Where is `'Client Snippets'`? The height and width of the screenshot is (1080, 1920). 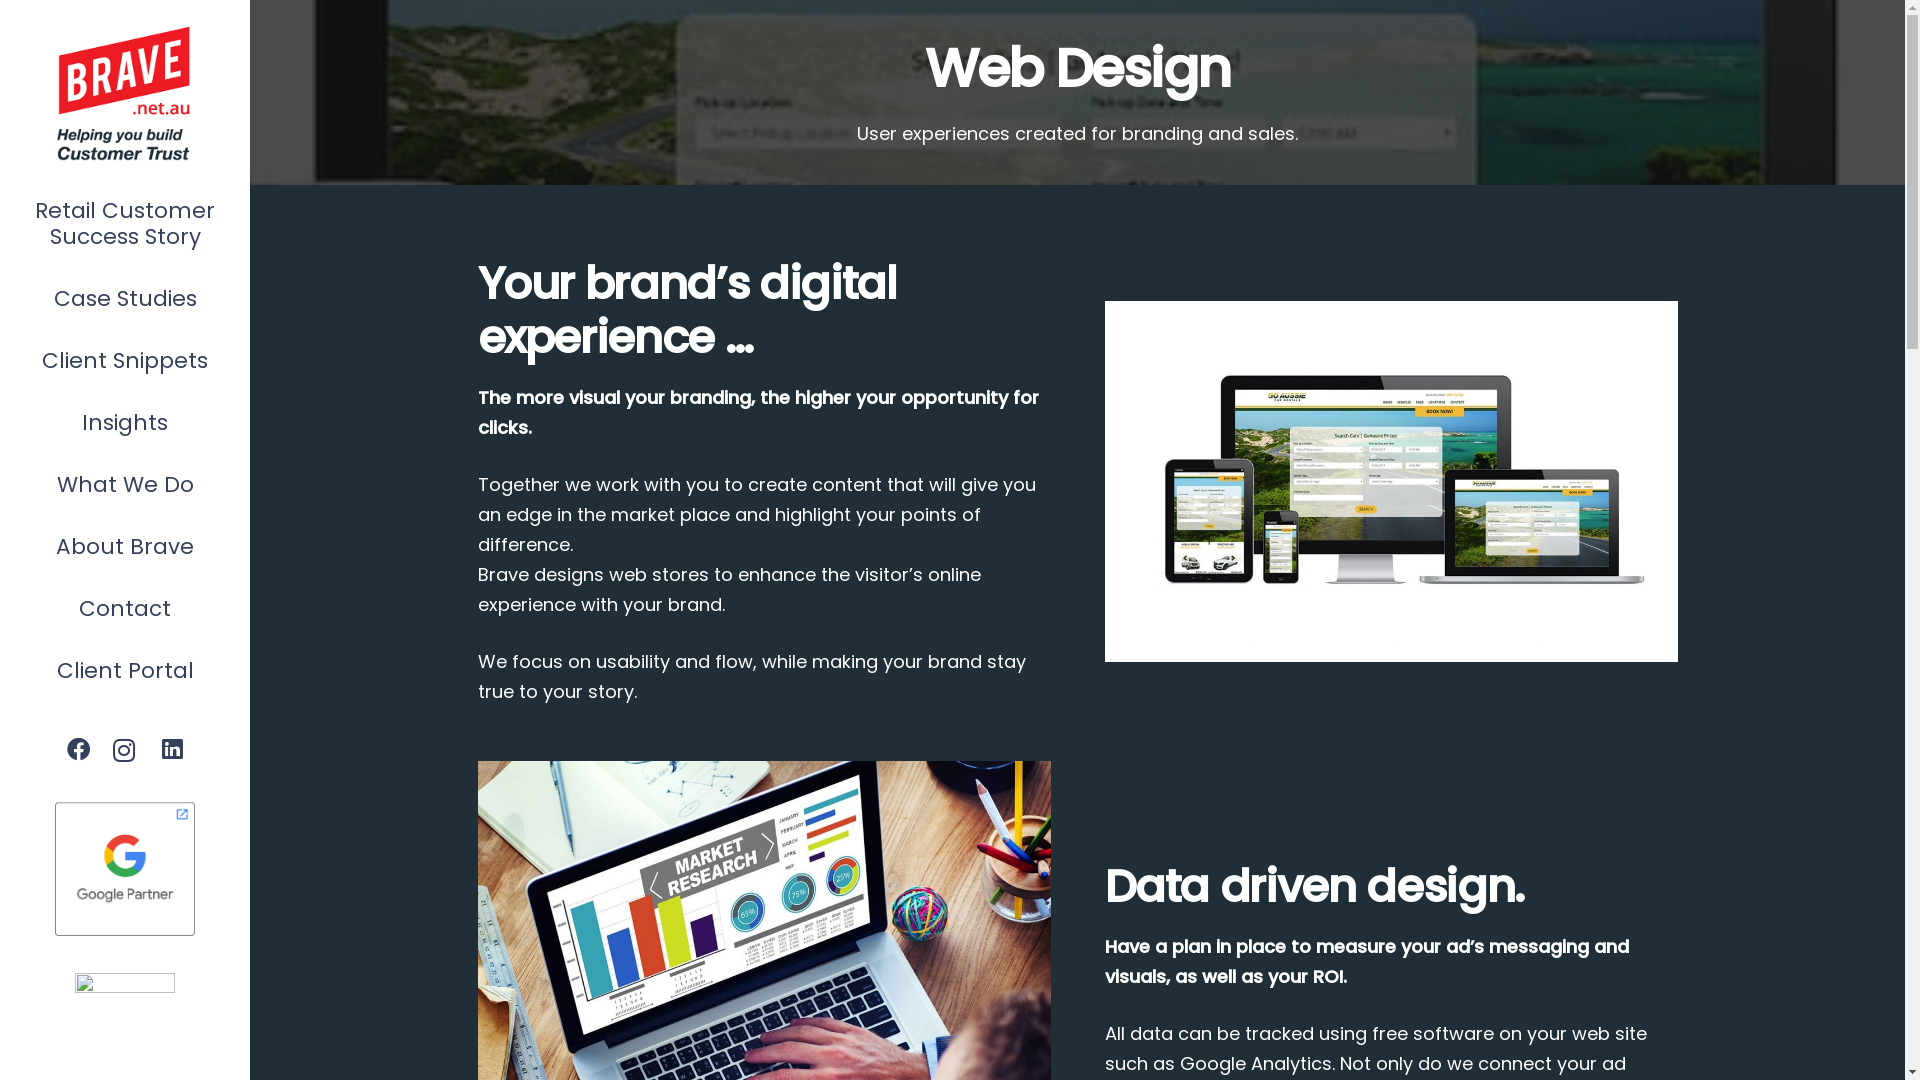 'Client Snippets' is located at coordinates (123, 361).